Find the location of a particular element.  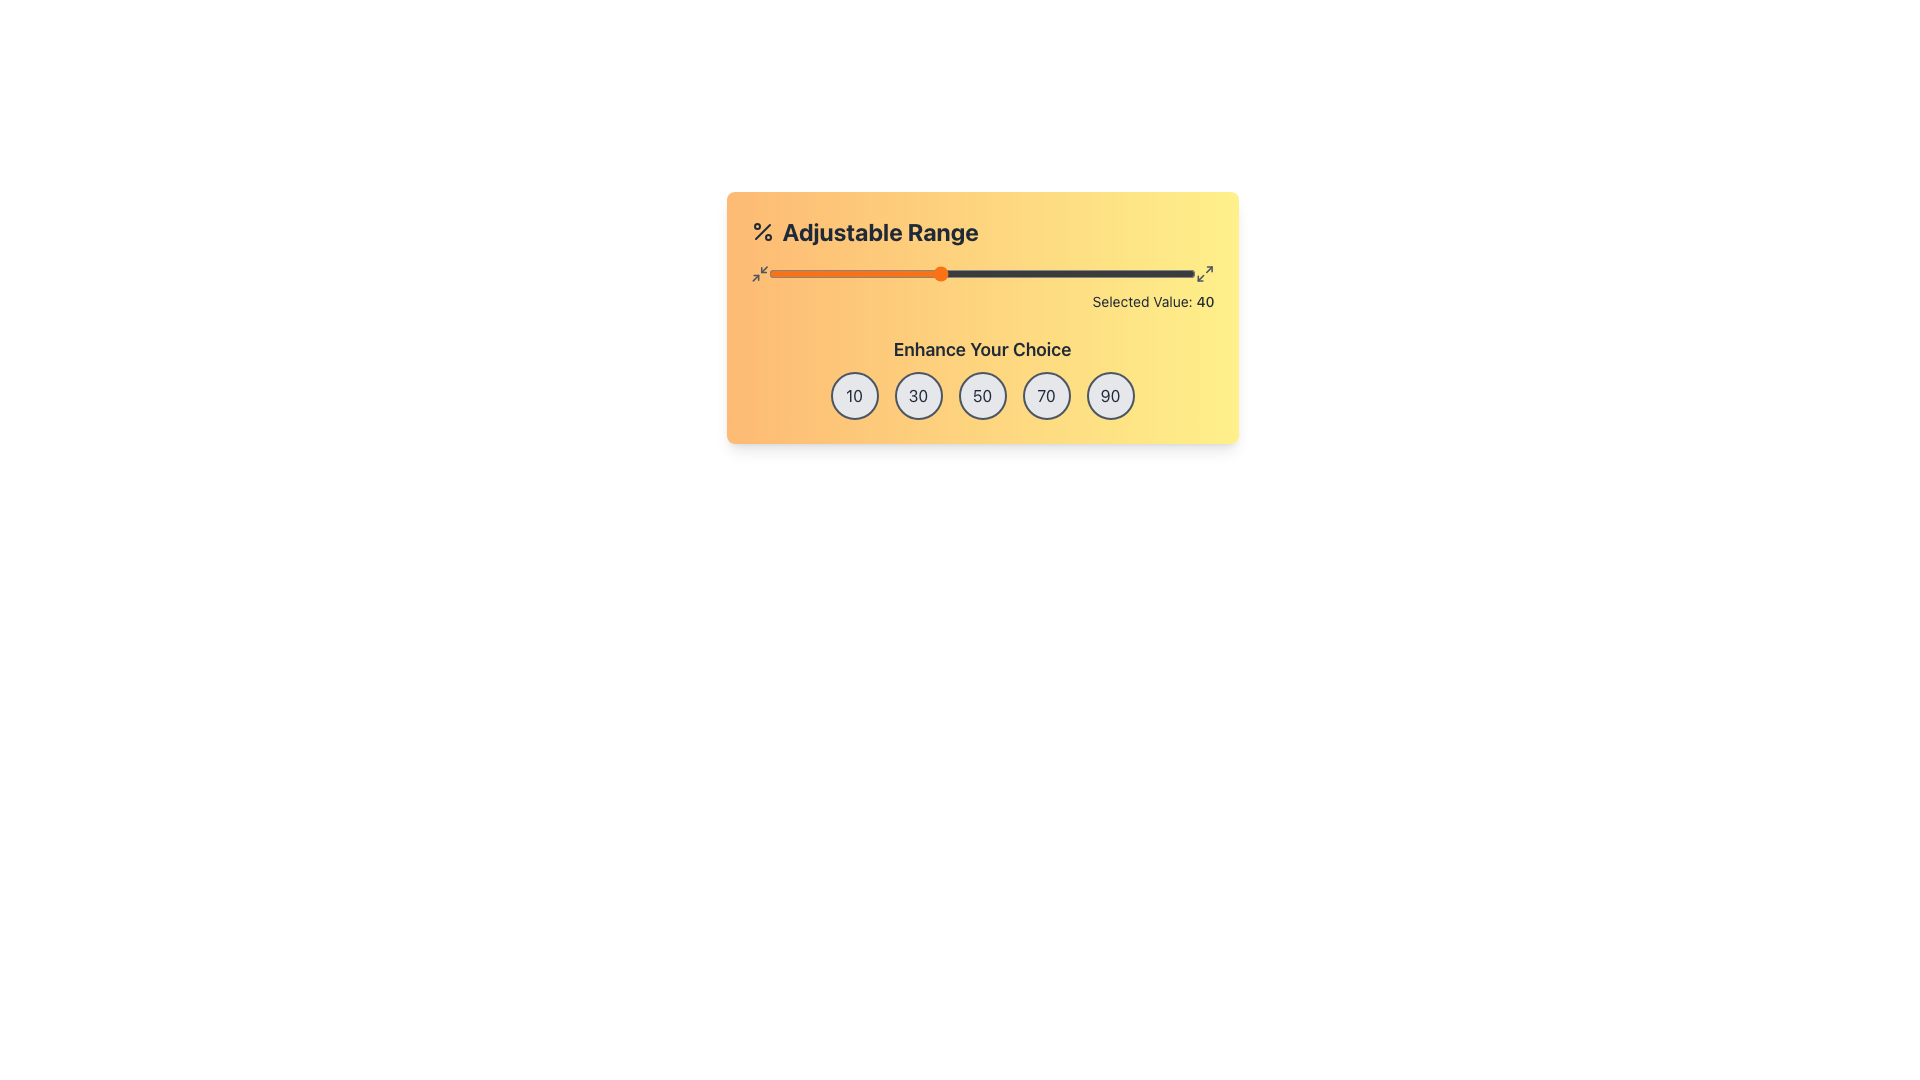

the slider is located at coordinates (934, 273).